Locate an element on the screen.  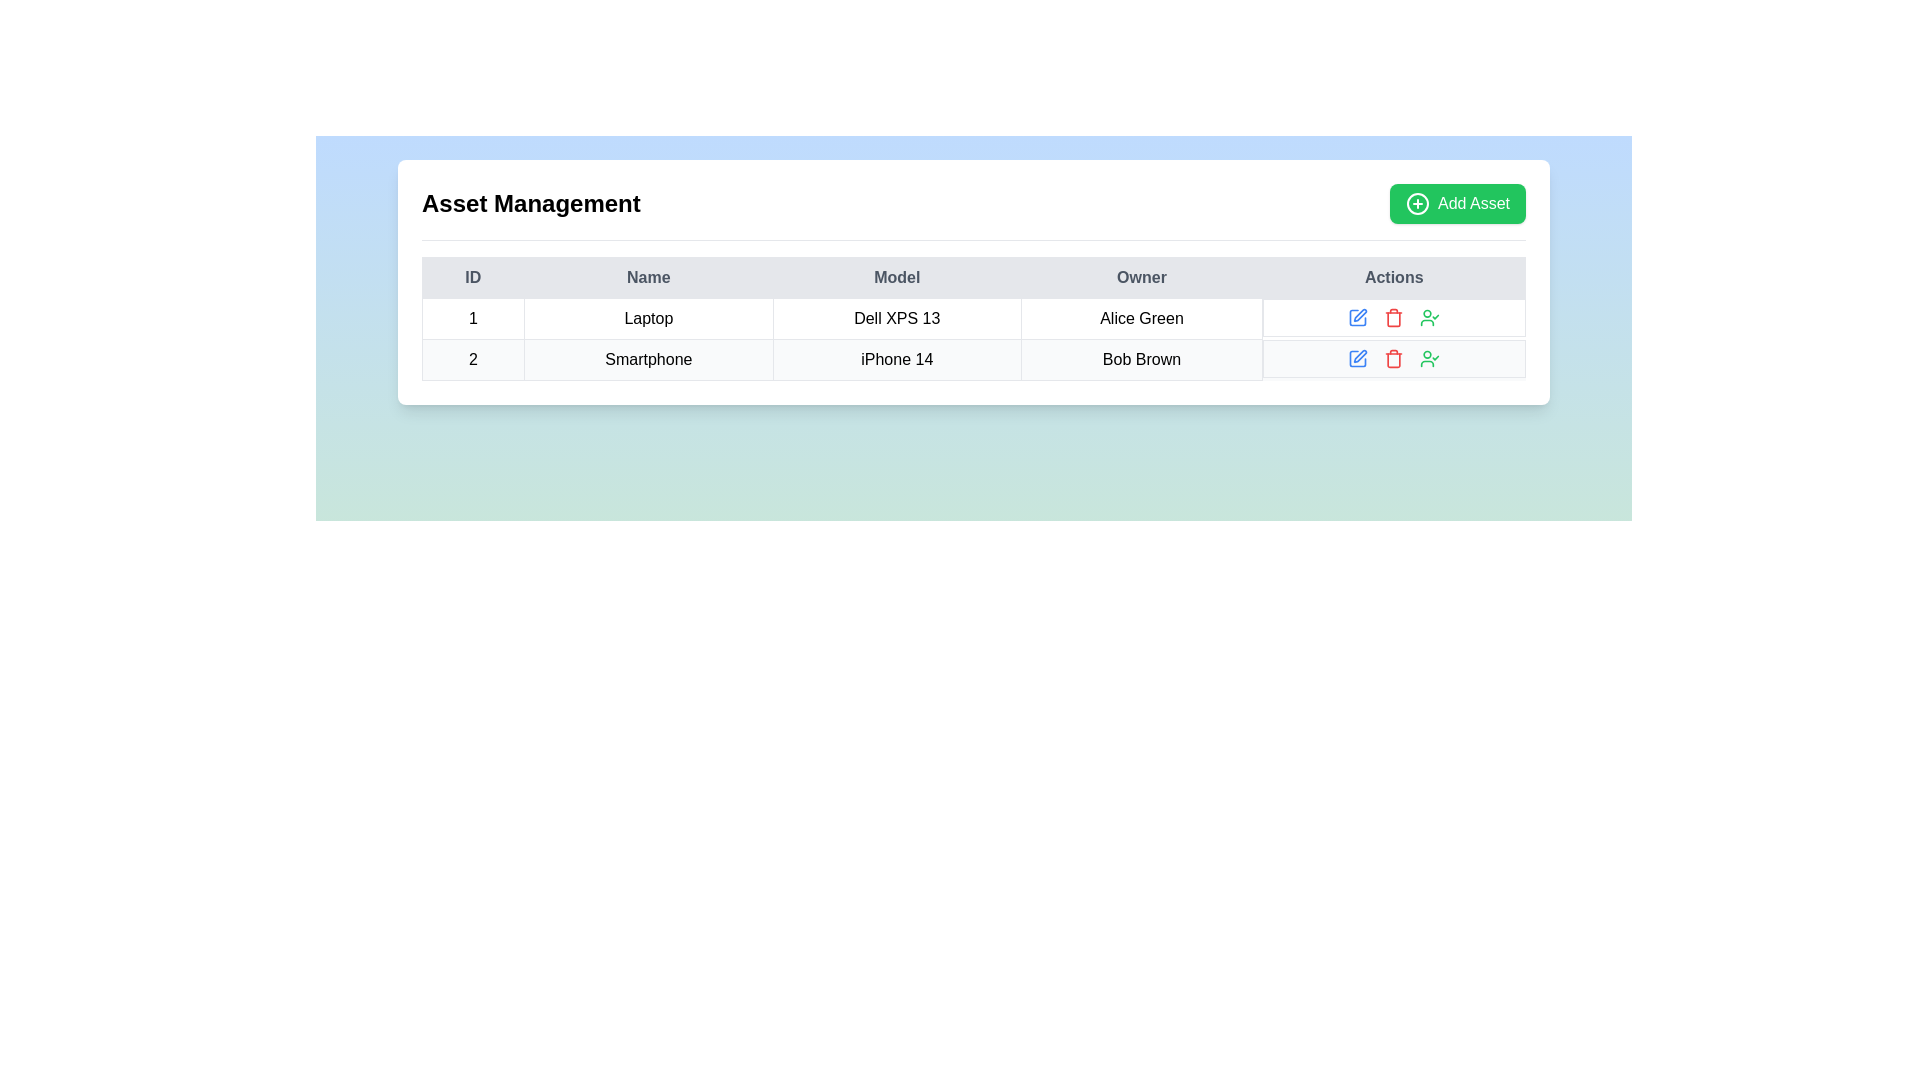
the table header cell displaying 'Name' in bold, dark gray font, located between the 'ID' and 'Model' headers is located at coordinates (648, 277).